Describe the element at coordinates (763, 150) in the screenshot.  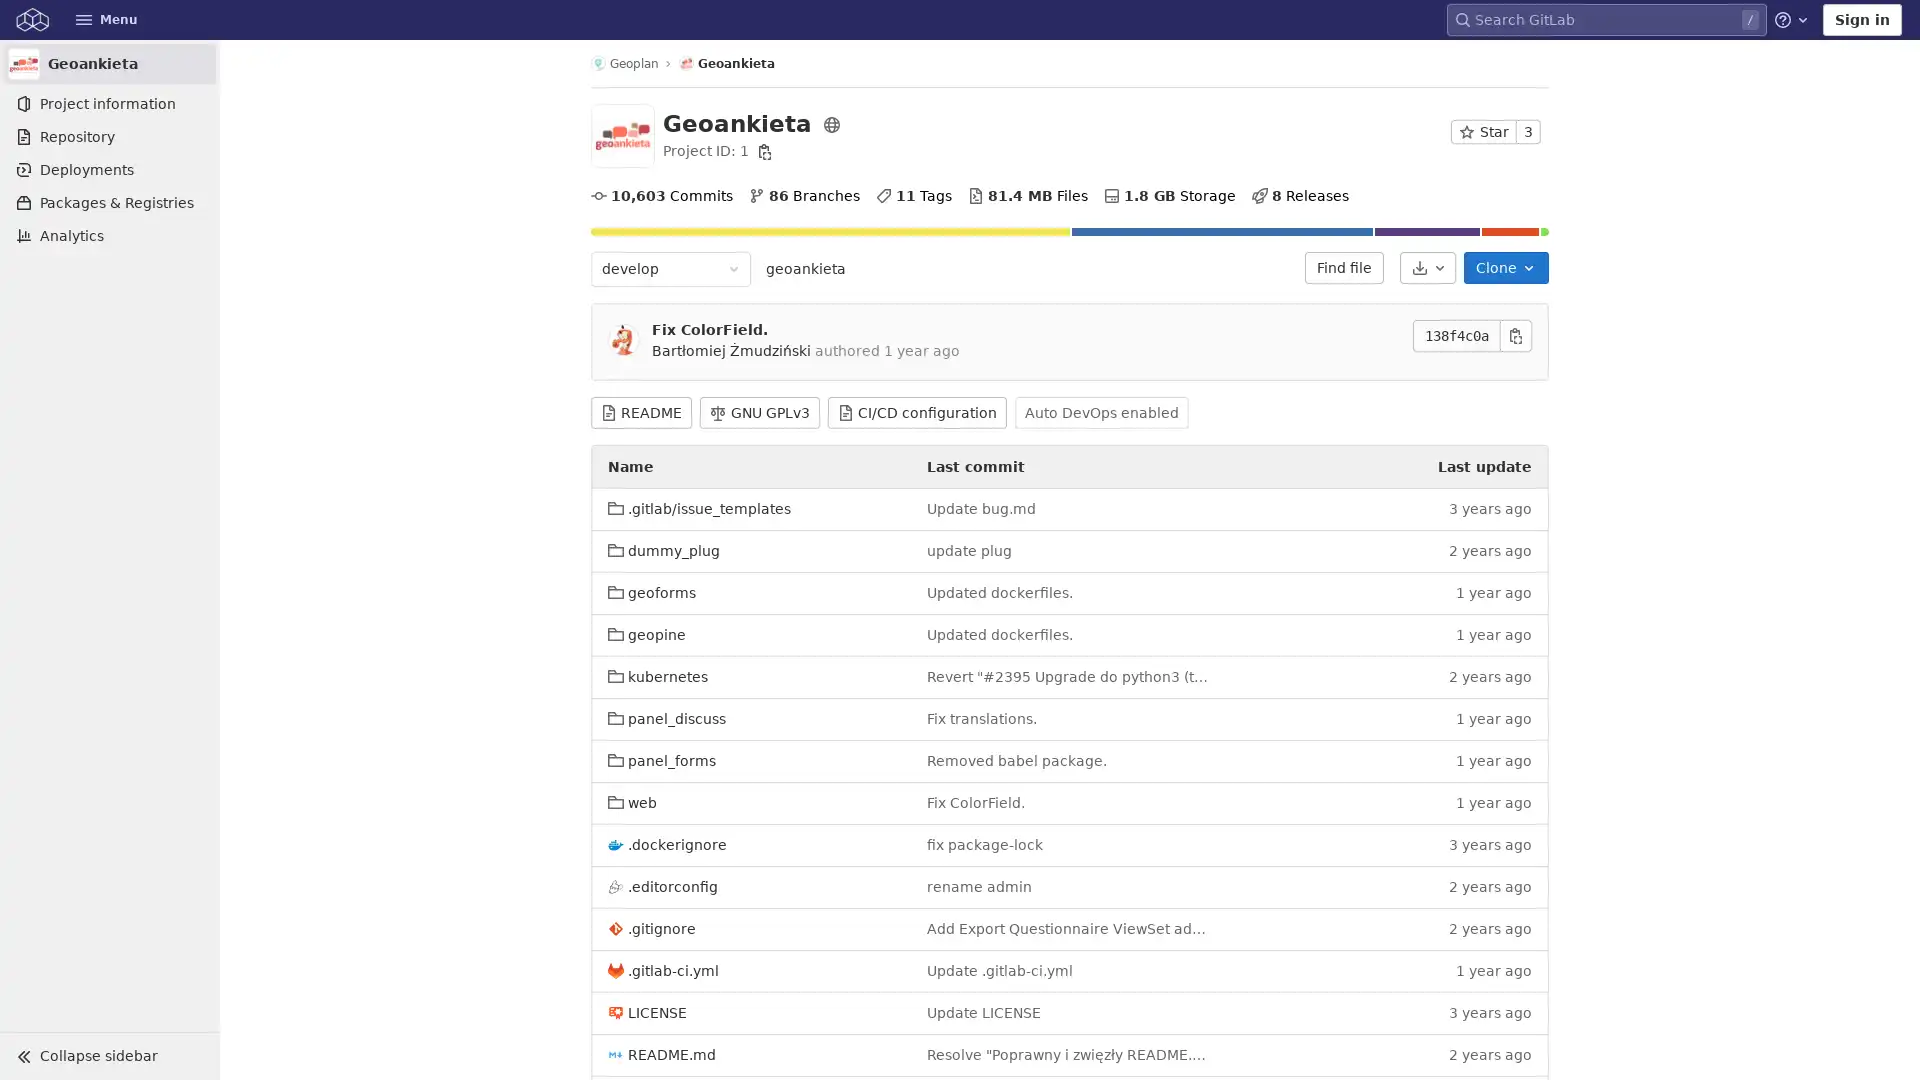
I see `Copy project ID` at that location.